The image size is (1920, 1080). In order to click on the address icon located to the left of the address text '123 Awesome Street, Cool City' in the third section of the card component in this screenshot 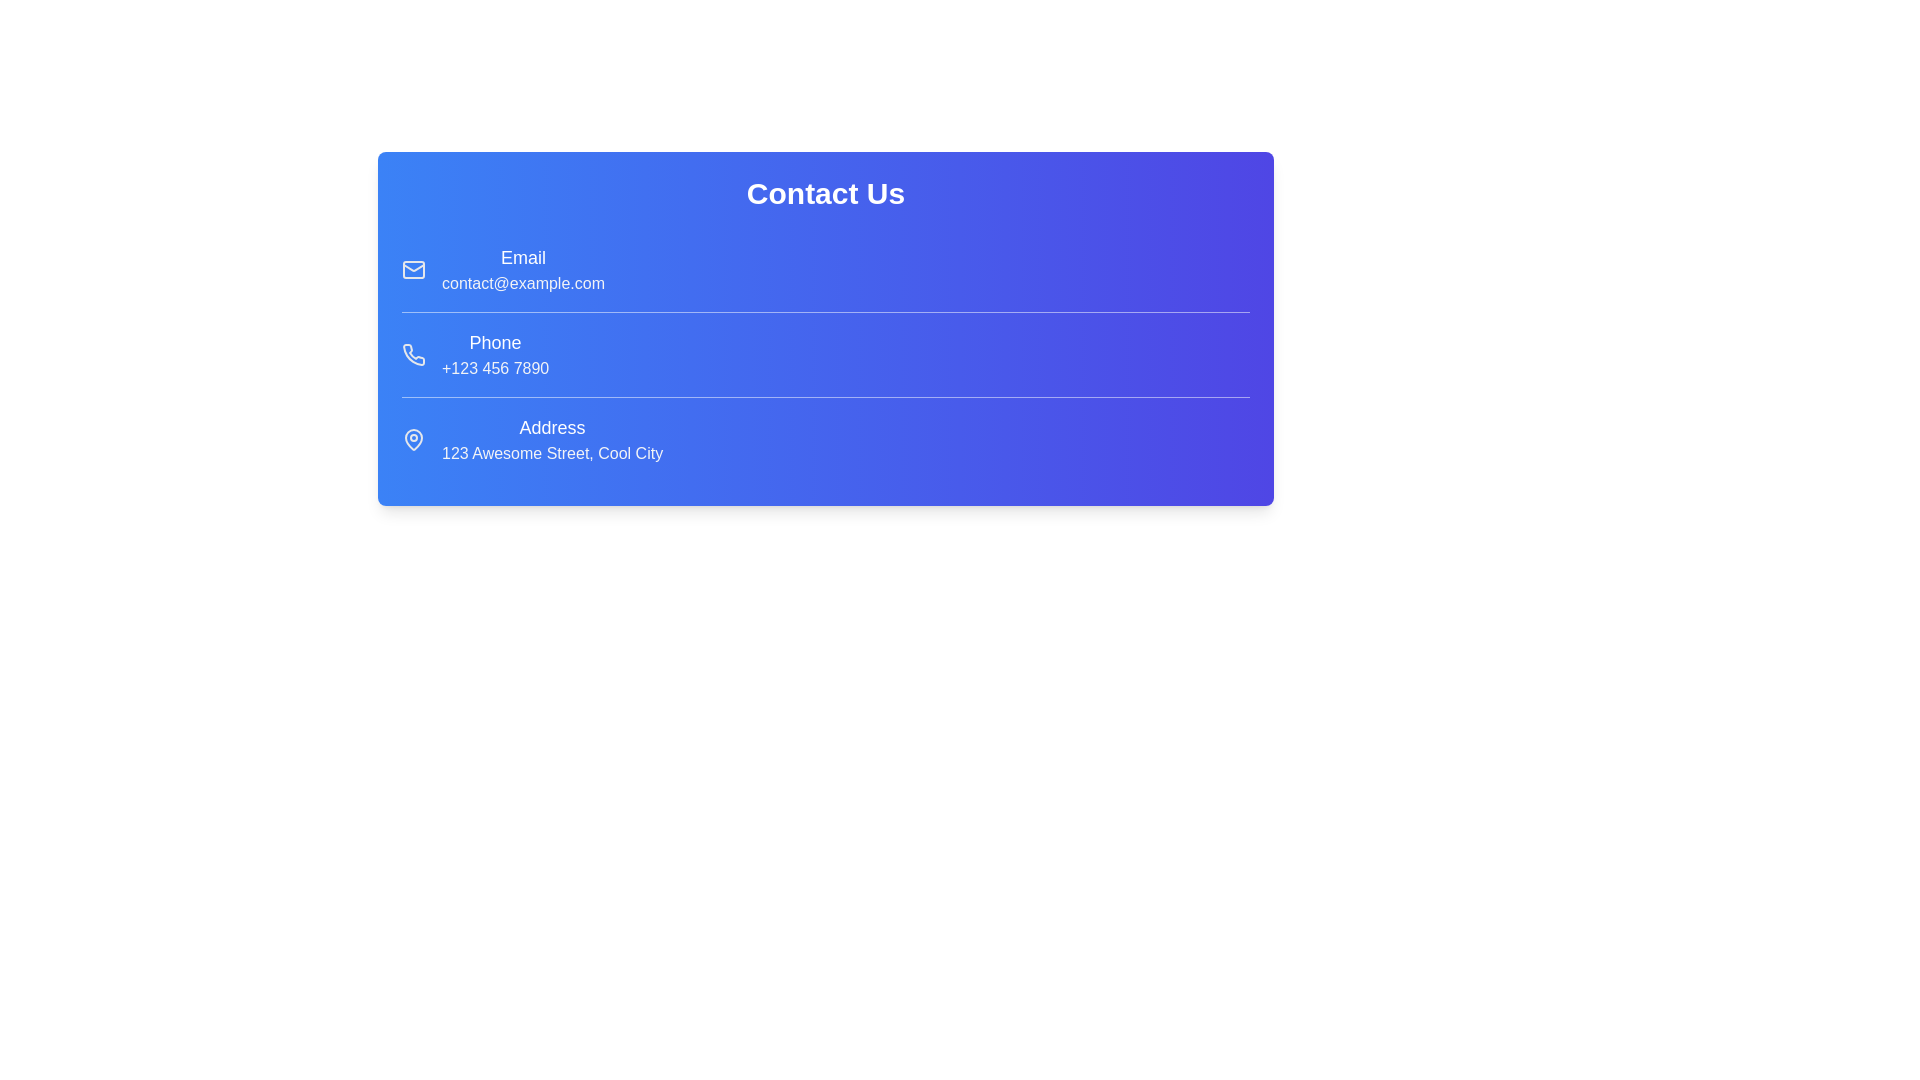, I will do `click(412, 438)`.